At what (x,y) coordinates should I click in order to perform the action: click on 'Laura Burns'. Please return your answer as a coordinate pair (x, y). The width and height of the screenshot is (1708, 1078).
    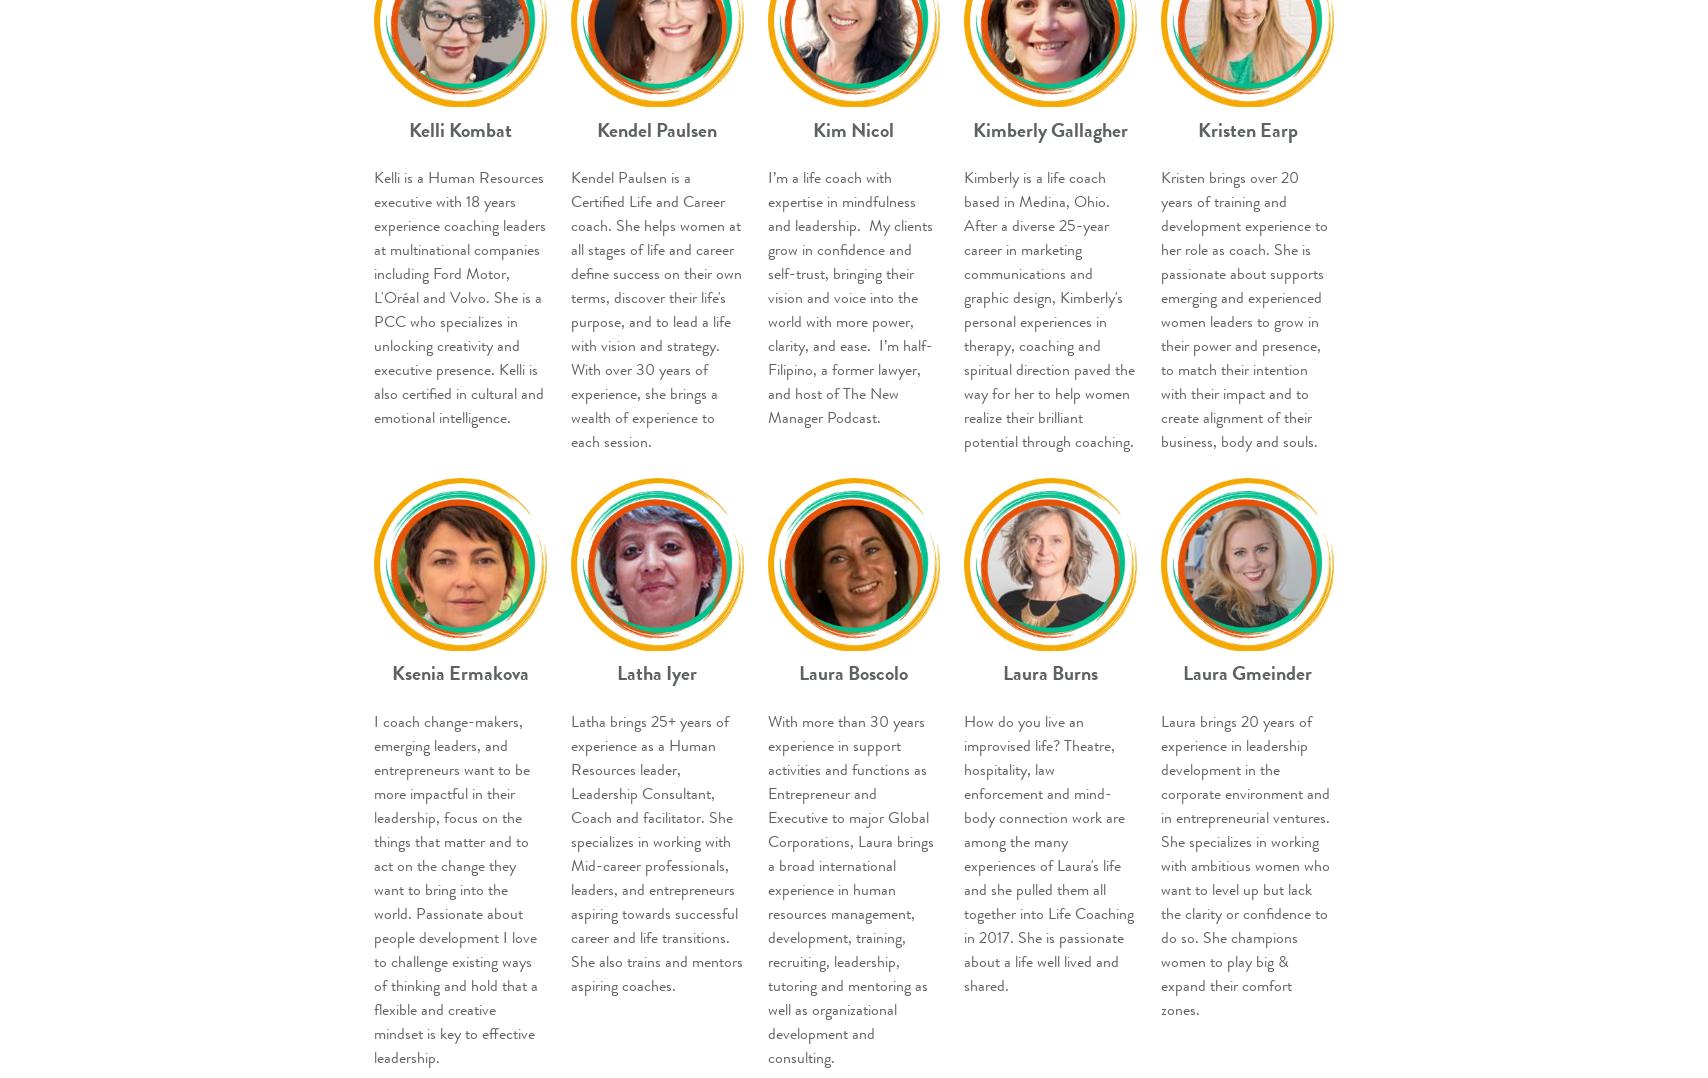
    Looking at the image, I should click on (1050, 673).